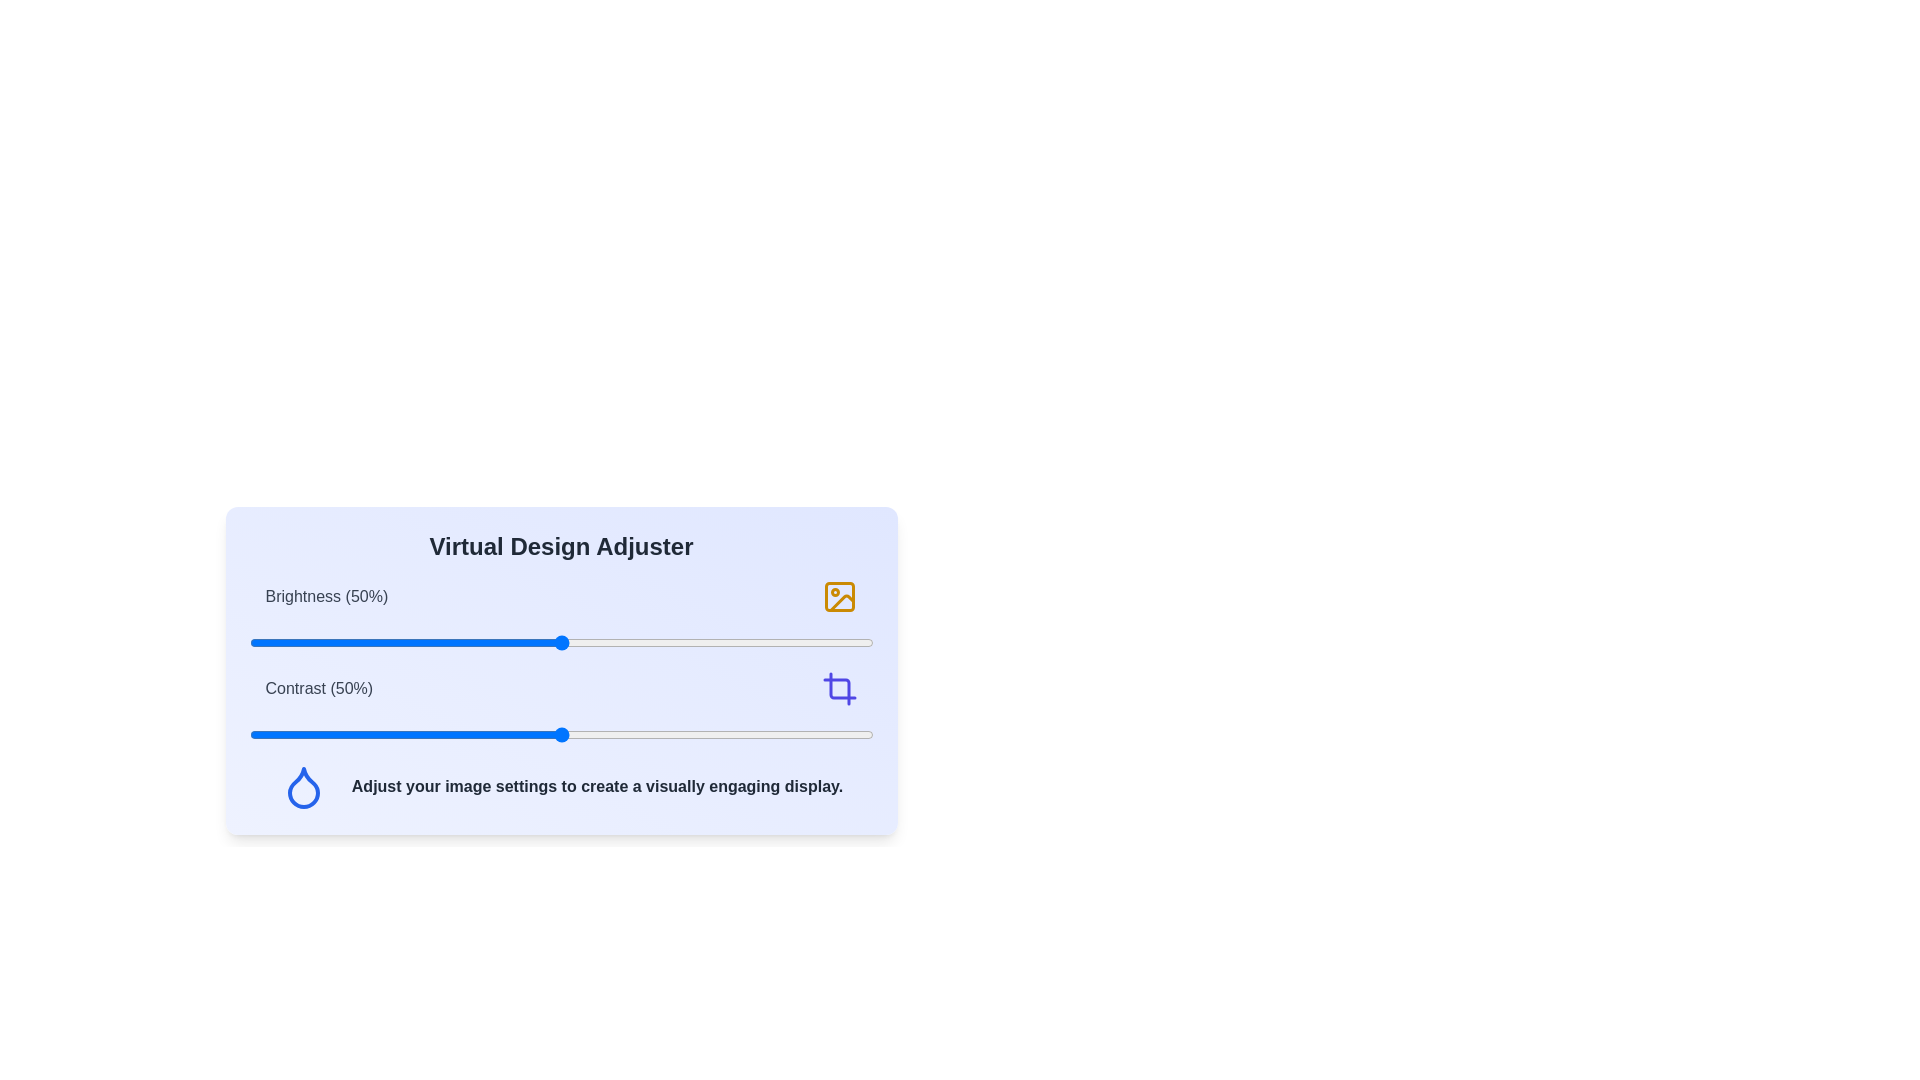 Image resolution: width=1920 pixels, height=1080 pixels. I want to click on 'Droplet' icon to access additional interactions, so click(302, 785).